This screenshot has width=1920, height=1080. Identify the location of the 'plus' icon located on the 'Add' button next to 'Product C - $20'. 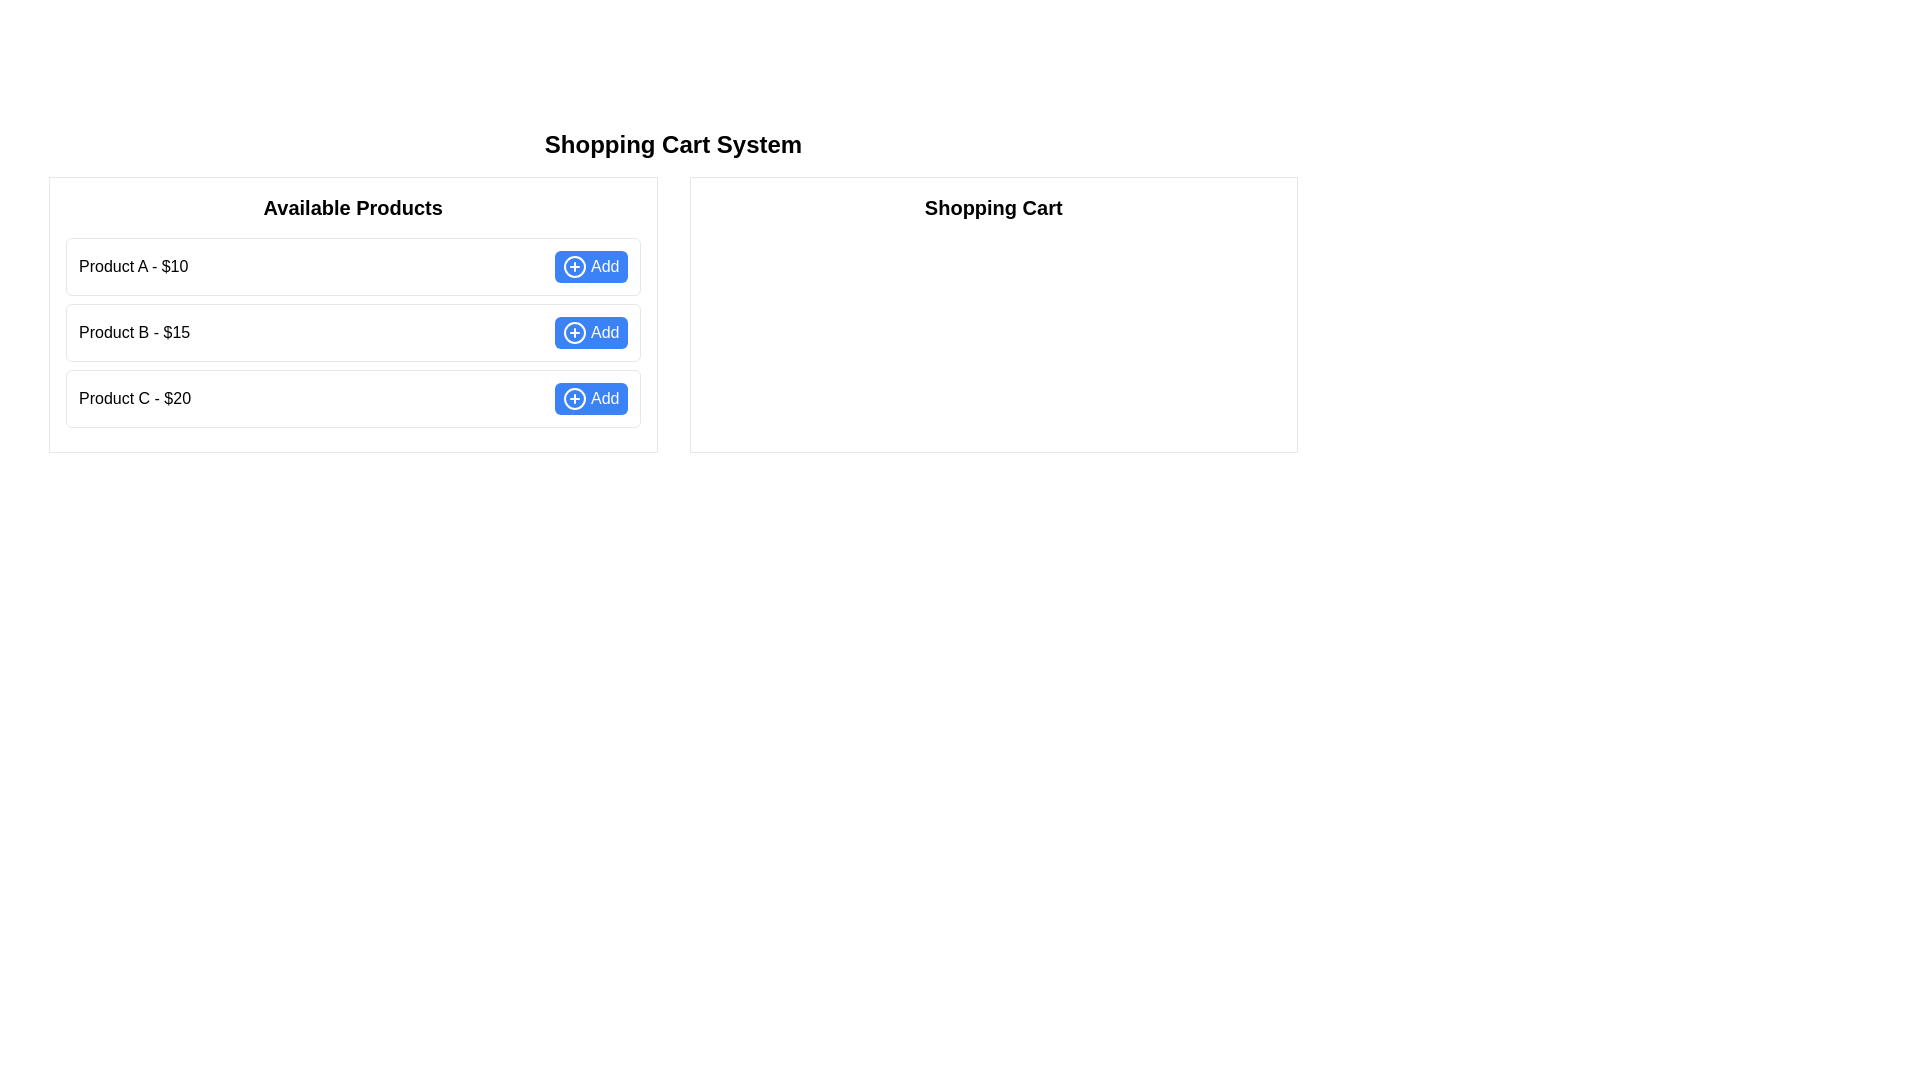
(574, 398).